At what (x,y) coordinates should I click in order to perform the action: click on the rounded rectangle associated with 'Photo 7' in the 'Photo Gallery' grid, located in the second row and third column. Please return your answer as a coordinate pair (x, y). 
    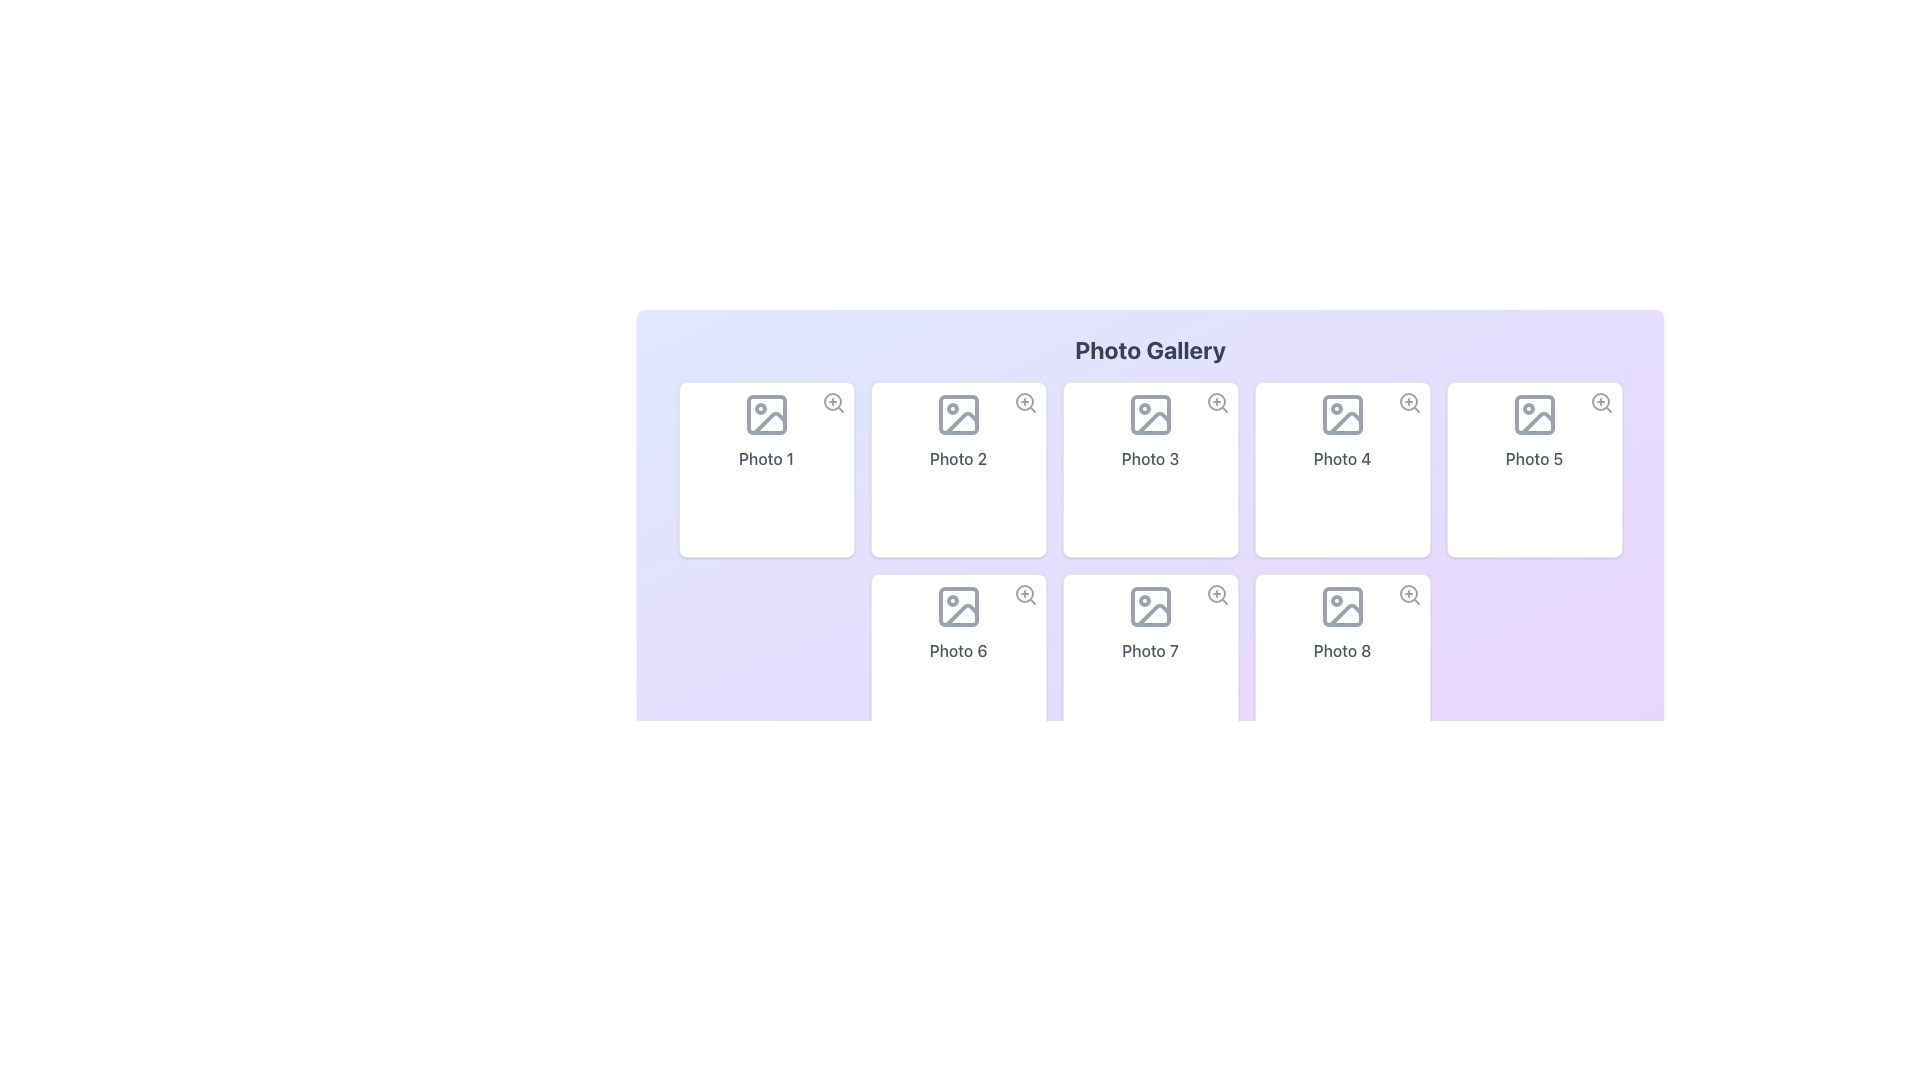
    Looking at the image, I should click on (1150, 605).